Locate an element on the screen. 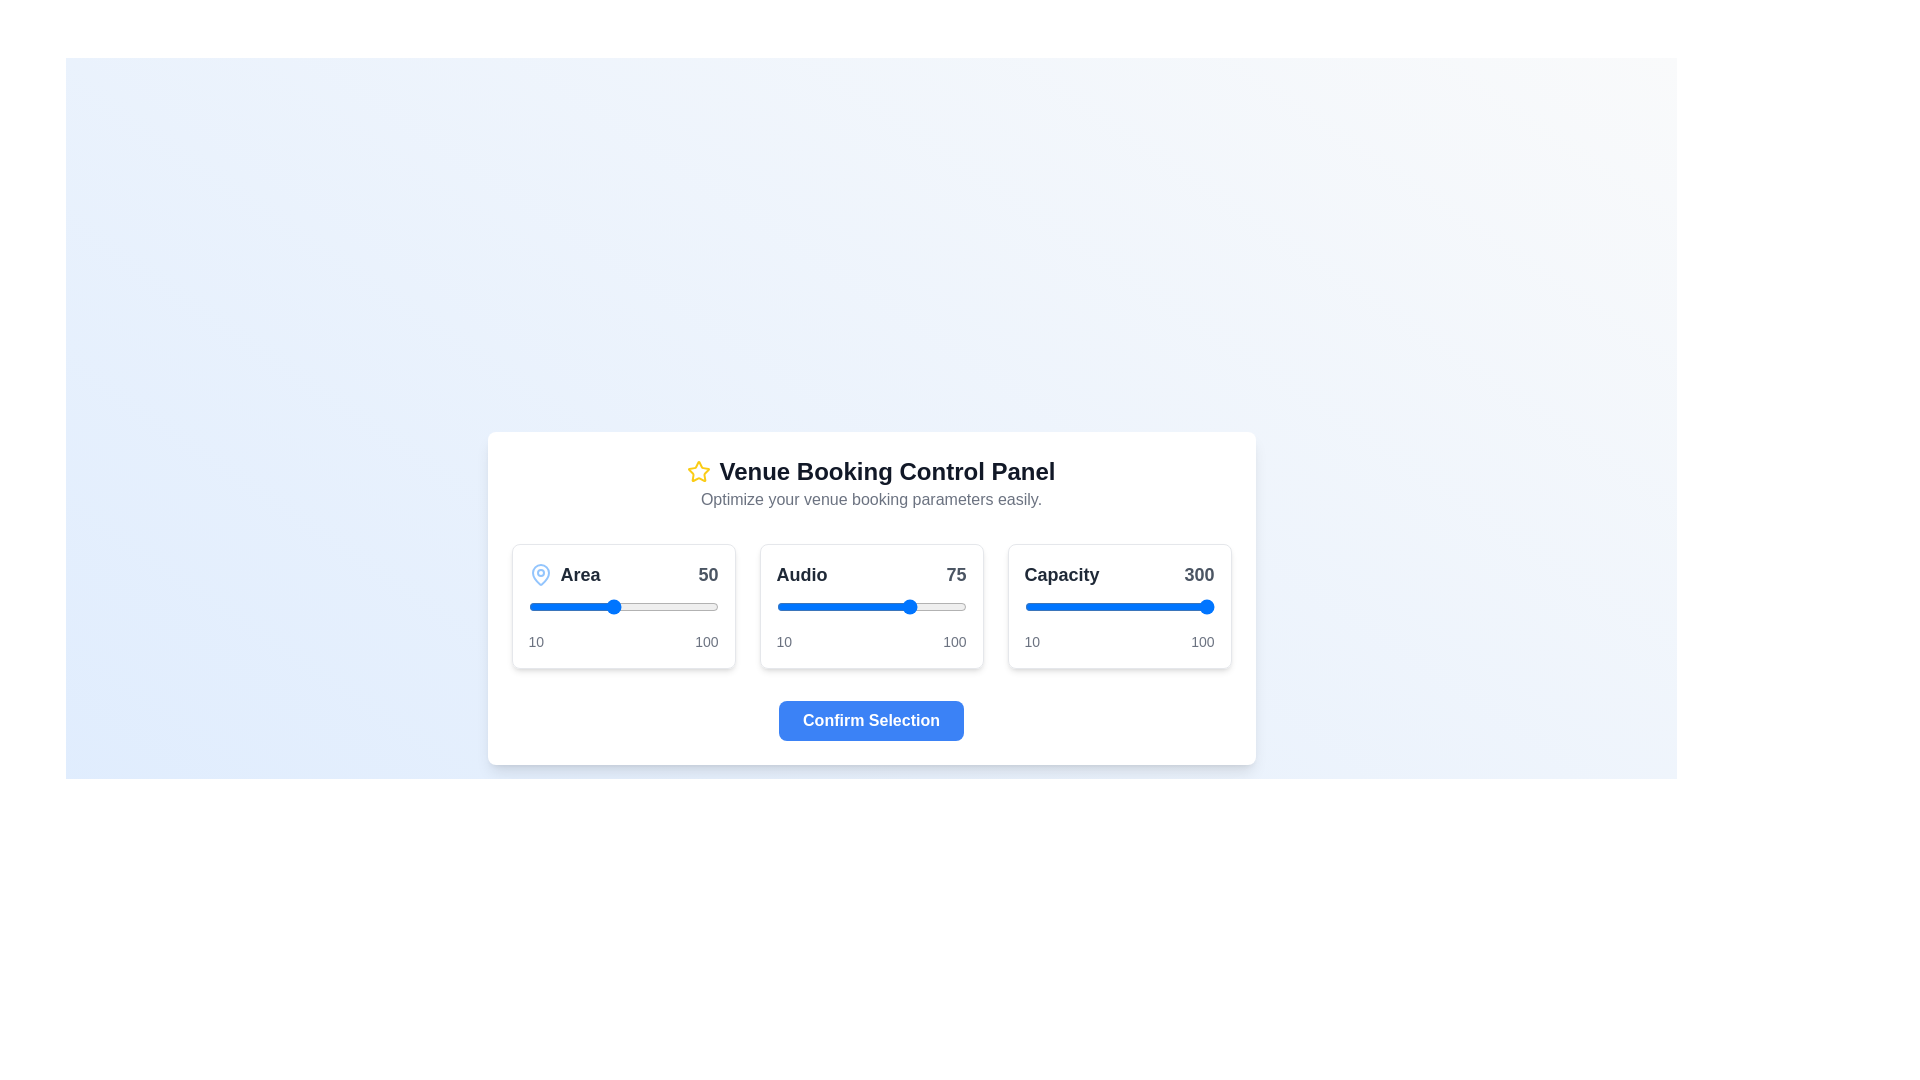  the Area slider is located at coordinates (556, 605).